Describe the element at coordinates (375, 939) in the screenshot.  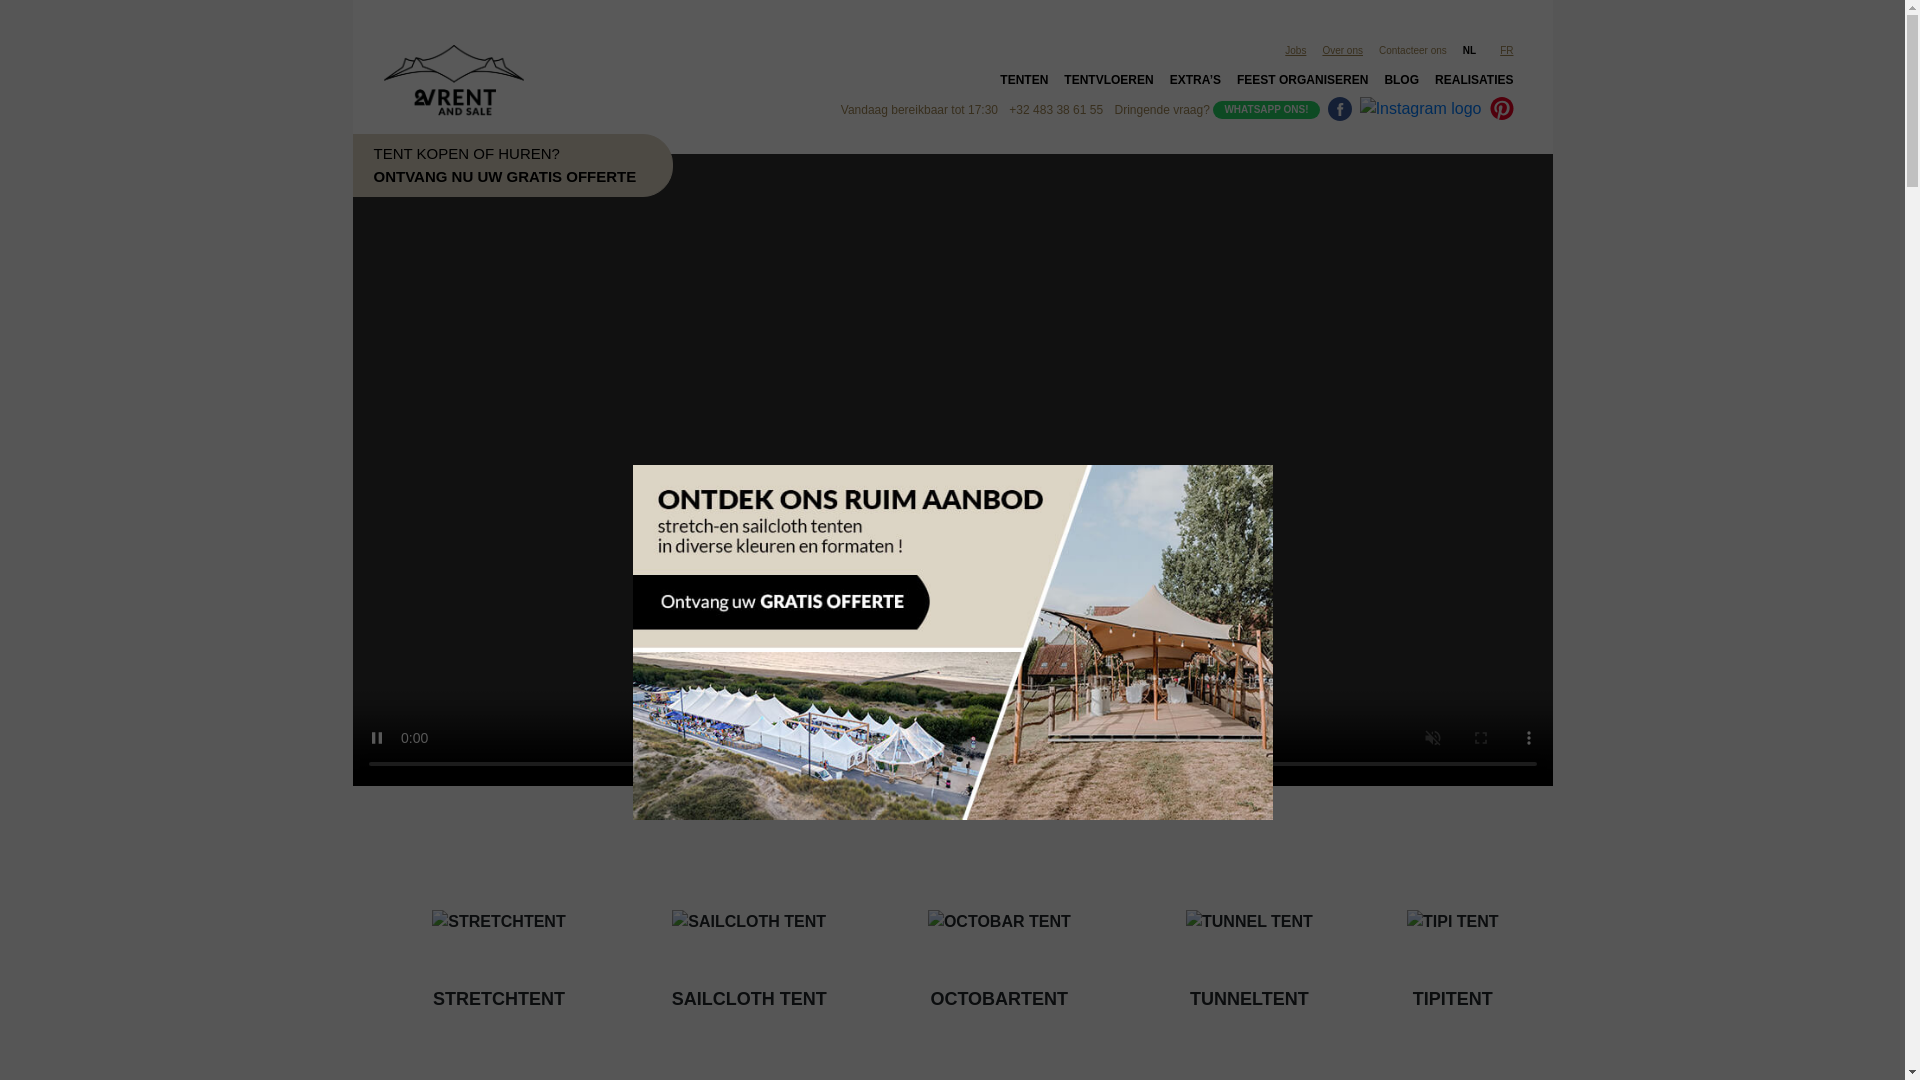
I see `'STRETCHTENT'` at that location.